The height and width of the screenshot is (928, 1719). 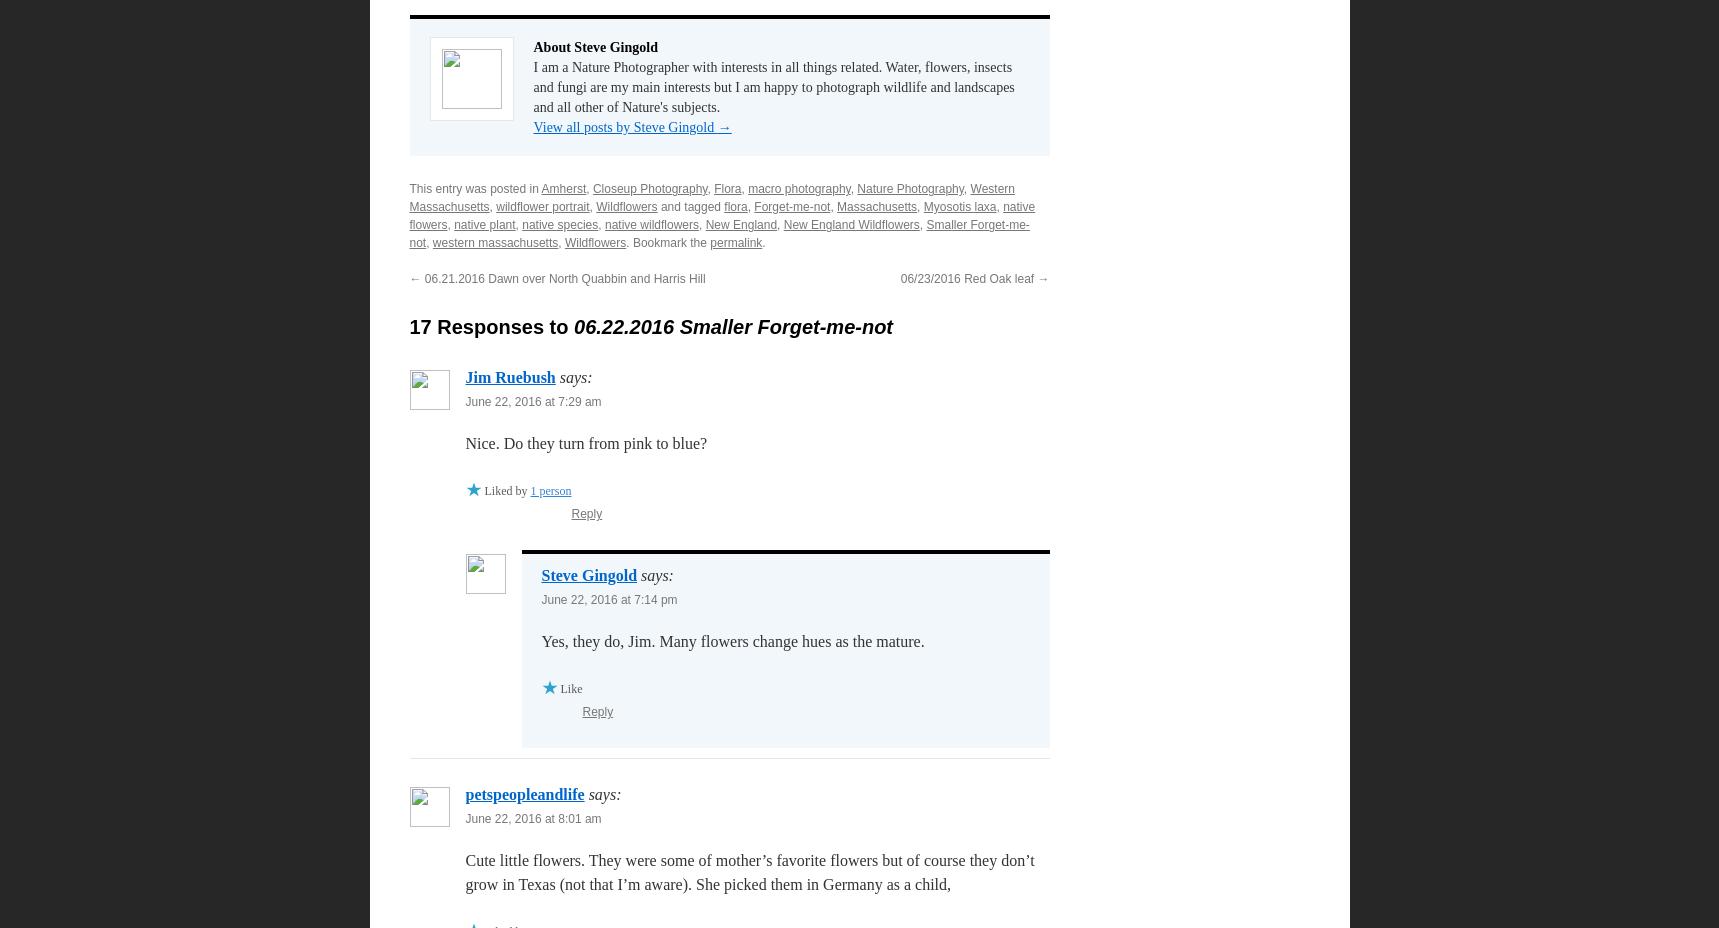 What do you see at coordinates (562, 277) in the screenshot?
I see `'06.21.2016 Dawn over North Quabbin and Harris Hill'` at bounding box center [562, 277].